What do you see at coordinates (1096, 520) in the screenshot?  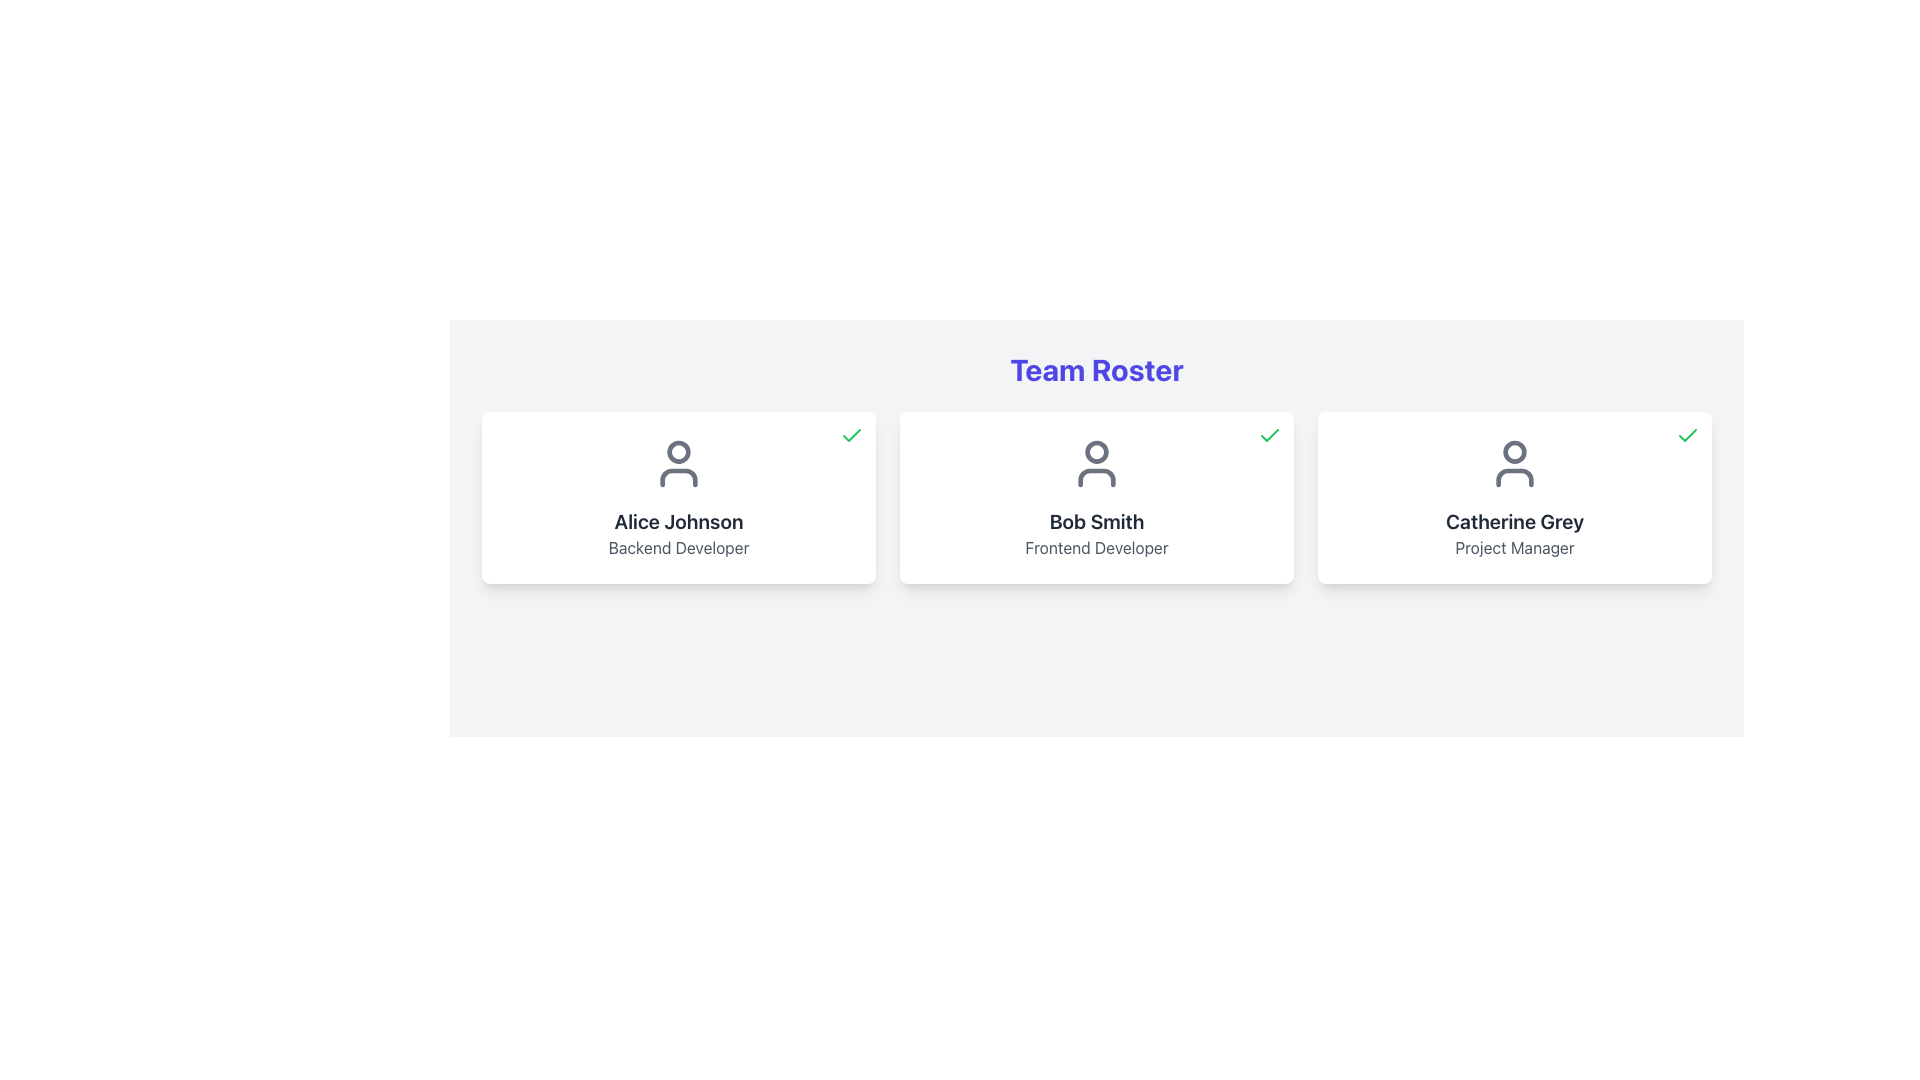 I see `the text element displaying 'Bob Smith', which is centrally aligned, bold, and located above the text block labeled 'Frontend Developer'` at bounding box center [1096, 520].